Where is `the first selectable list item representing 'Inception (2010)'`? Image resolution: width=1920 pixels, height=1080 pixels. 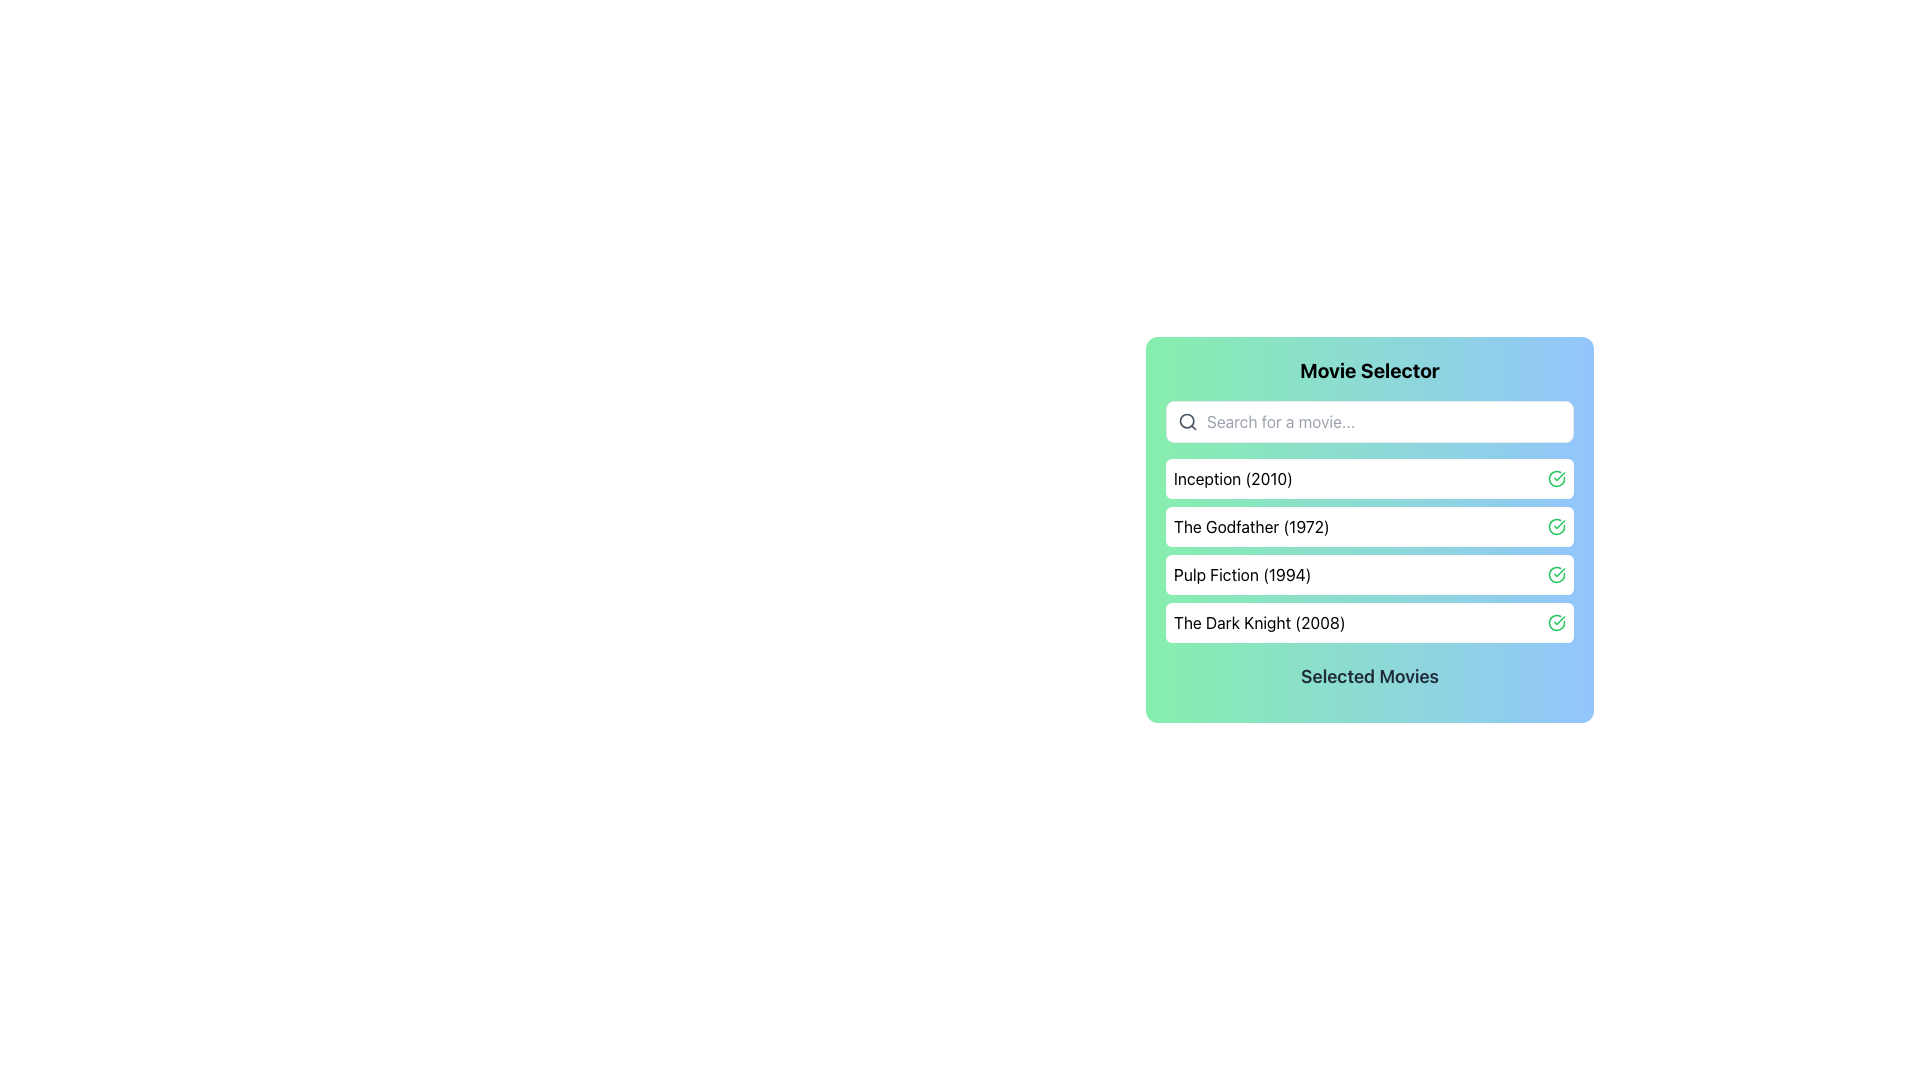 the first selectable list item representing 'Inception (2010)' is located at coordinates (1368, 478).